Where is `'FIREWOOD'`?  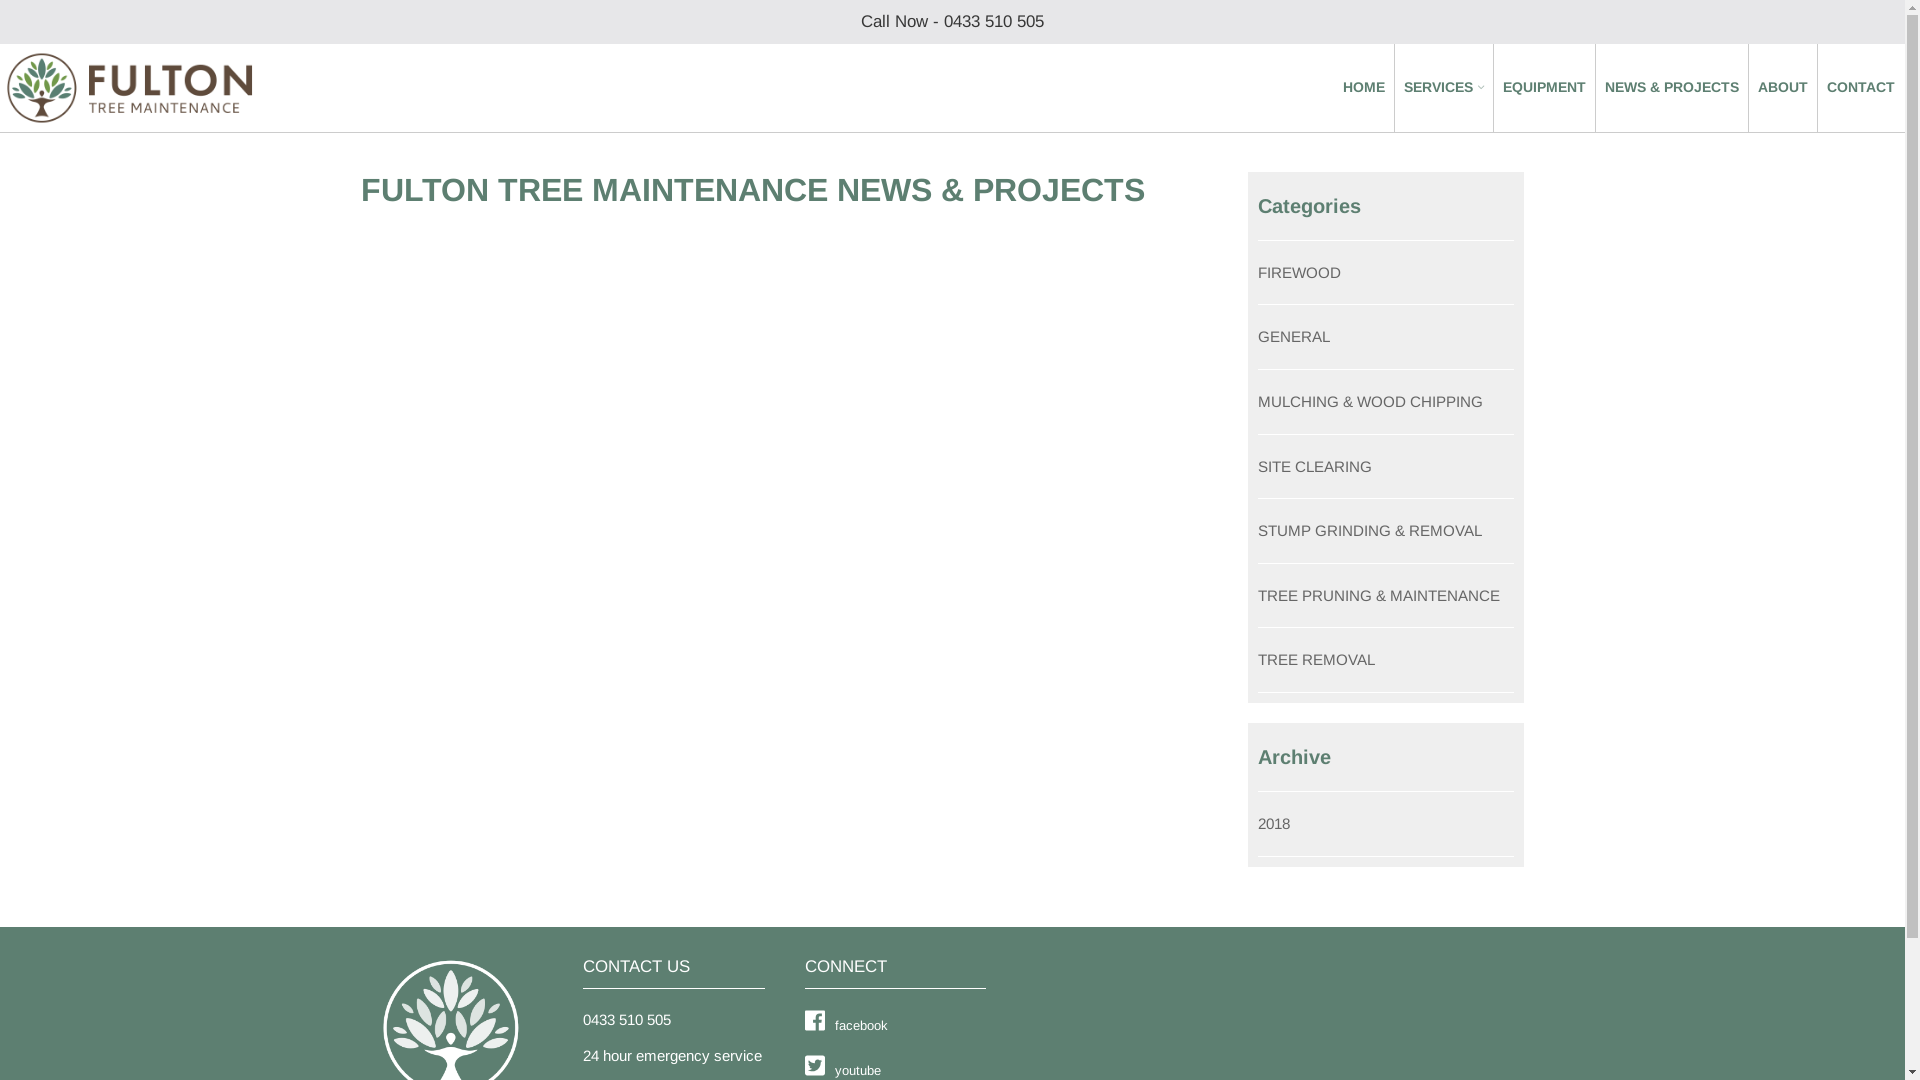
'FIREWOOD' is located at coordinates (1299, 272).